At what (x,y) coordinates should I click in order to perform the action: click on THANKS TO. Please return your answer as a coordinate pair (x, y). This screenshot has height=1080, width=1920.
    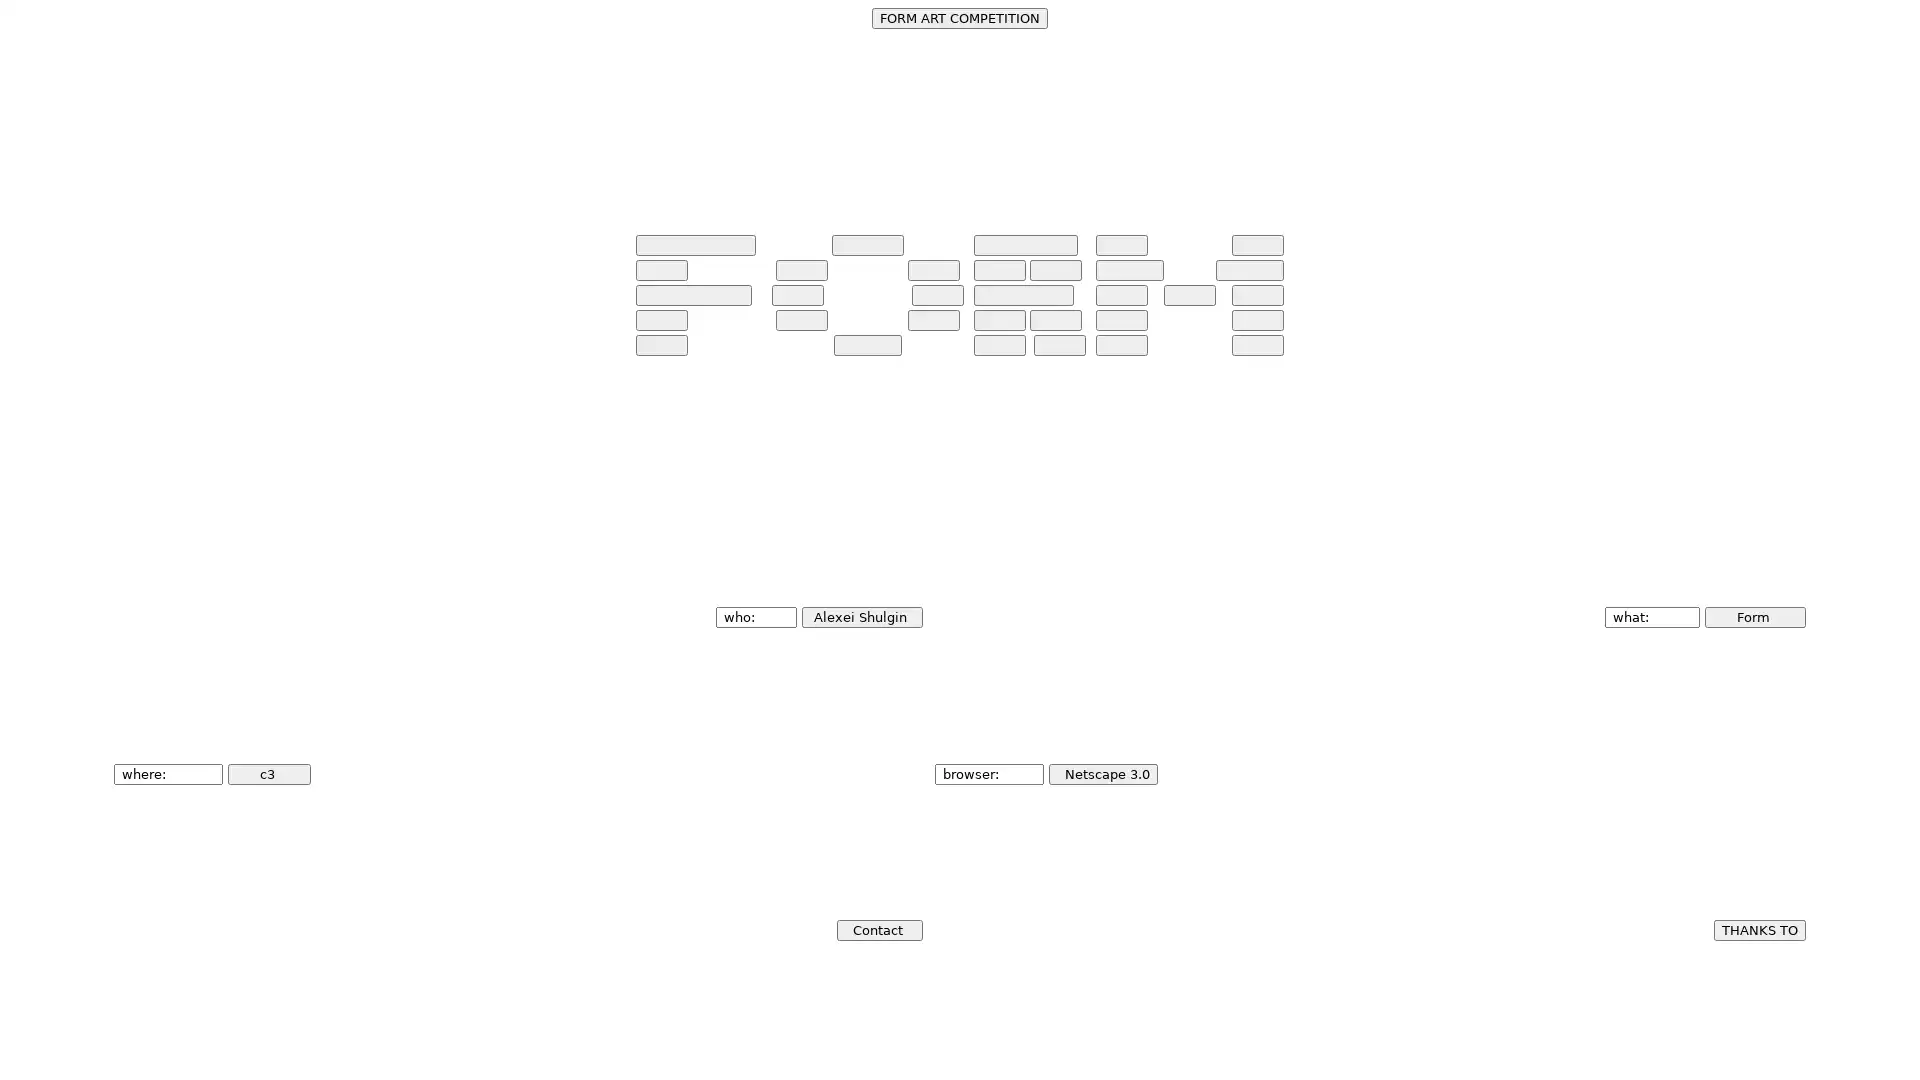
    Looking at the image, I should click on (1757, 929).